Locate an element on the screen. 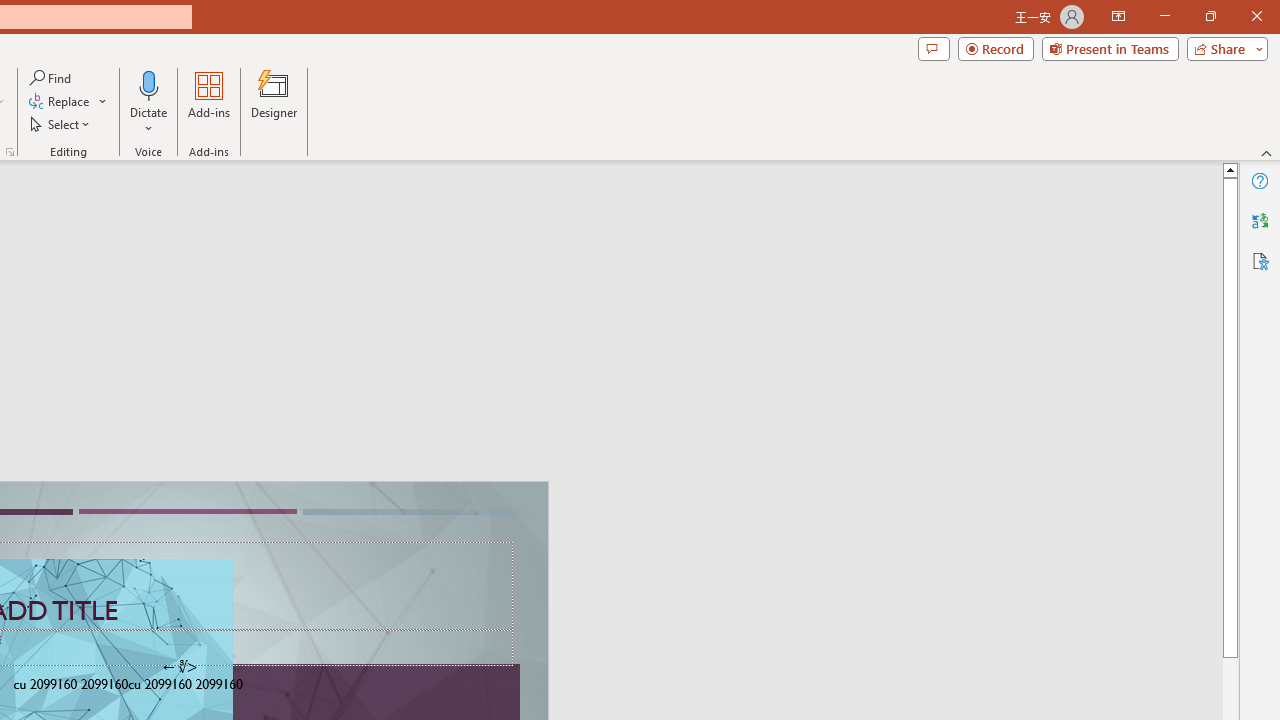 Image resolution: width=1280 pixels, height=720 pixels. 'Dictate' is located at coordinates (148, 84).